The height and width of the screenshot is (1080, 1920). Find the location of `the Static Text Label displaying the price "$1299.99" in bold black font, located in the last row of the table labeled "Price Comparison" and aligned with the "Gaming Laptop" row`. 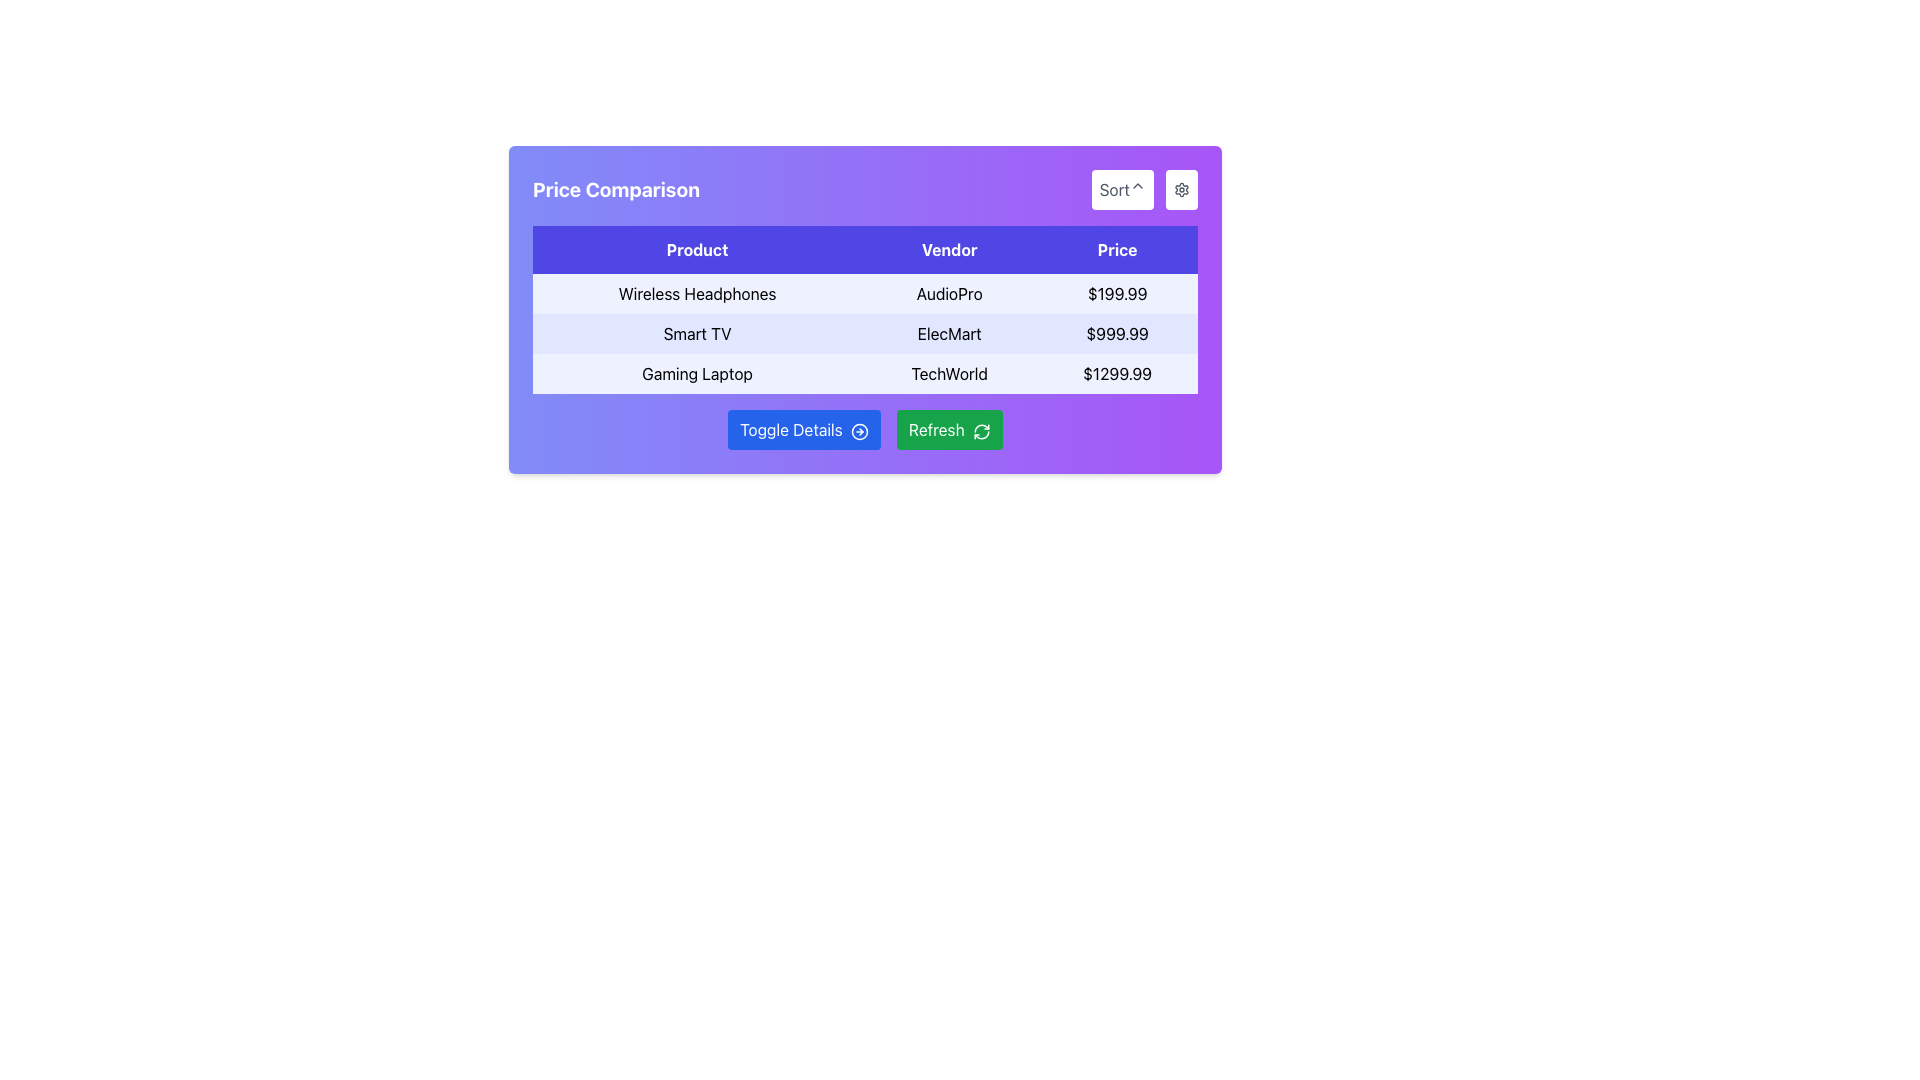

the Static Text Label displaying the price "$1299.99" in bold black font, located in the last row of the table labeled "Price Comparison" and aligned with the "Gaming Laptop" row is located at coordinates (1116, 374).